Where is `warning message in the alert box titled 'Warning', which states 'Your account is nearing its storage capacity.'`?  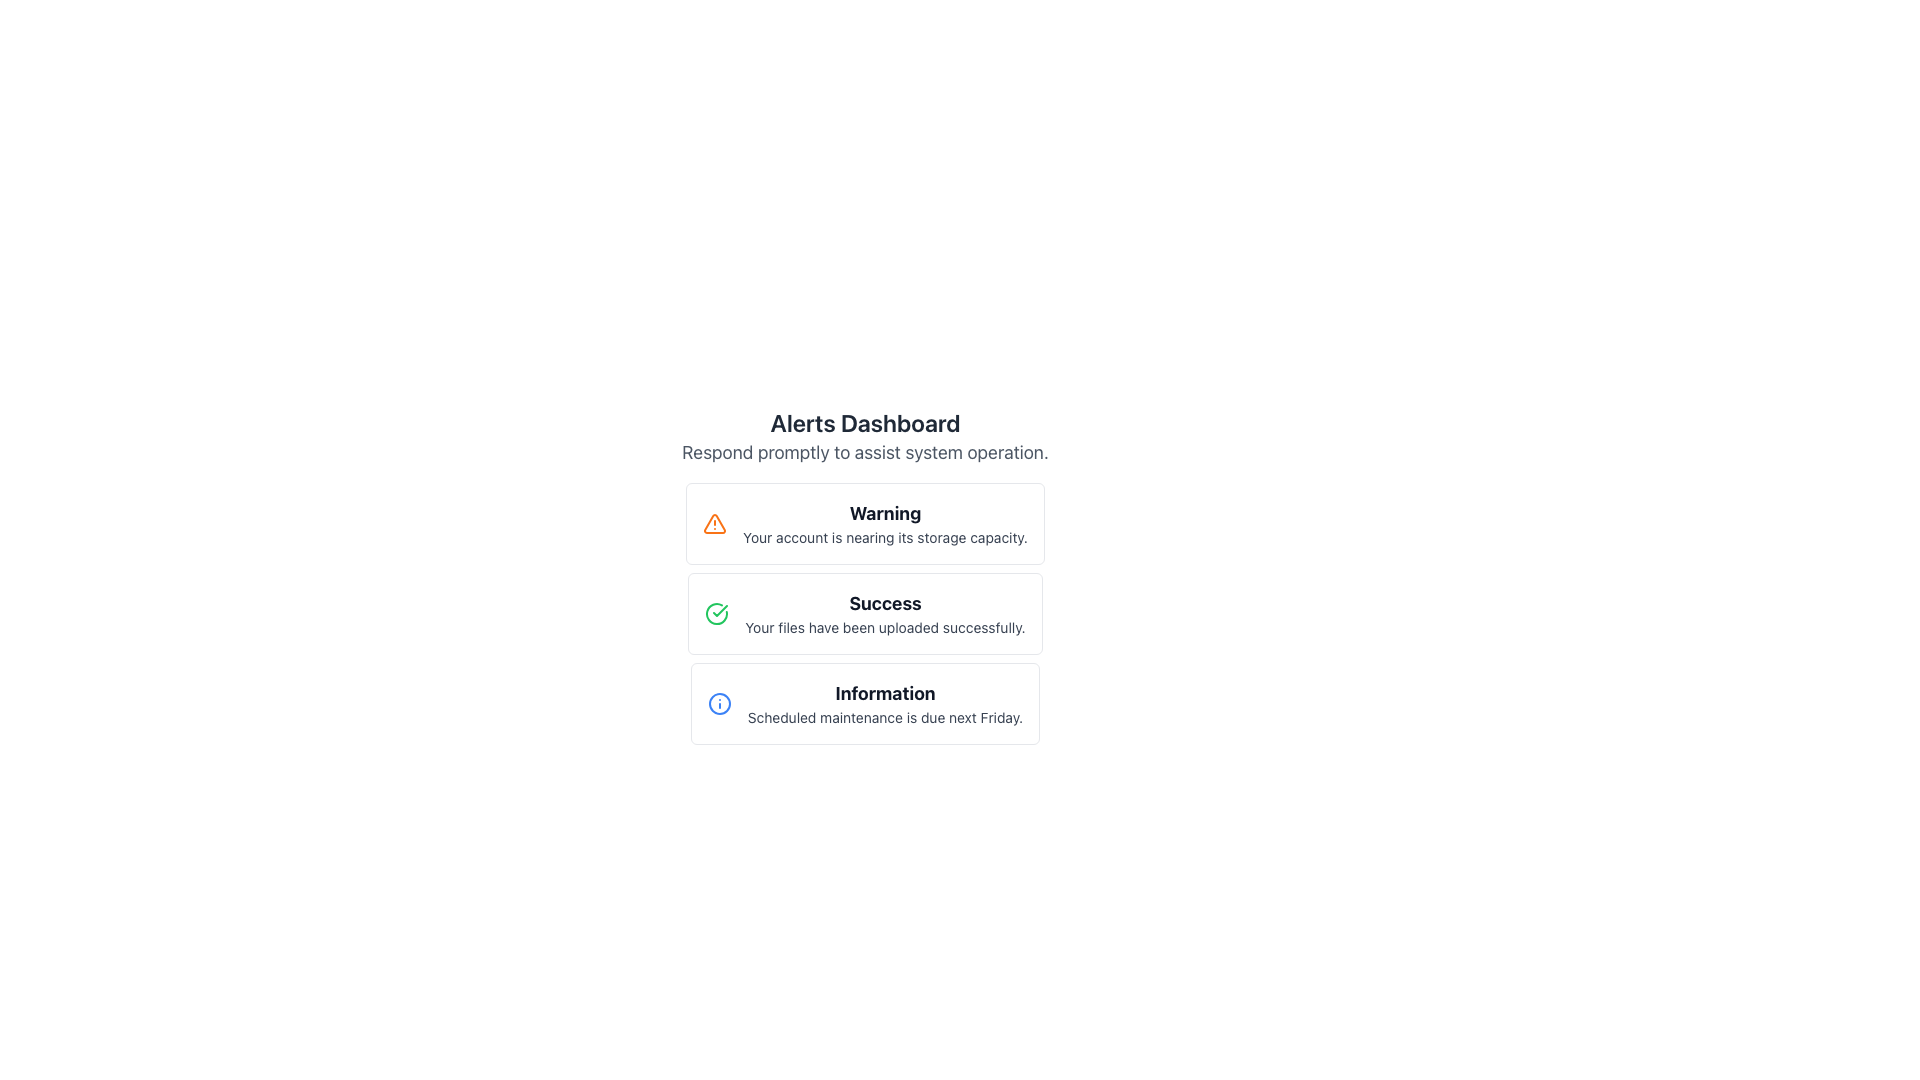
warning message in the alert box titled 'Warning', which states 'Your account is nearing its storage capacity.' is located at coordinates (884, 523).